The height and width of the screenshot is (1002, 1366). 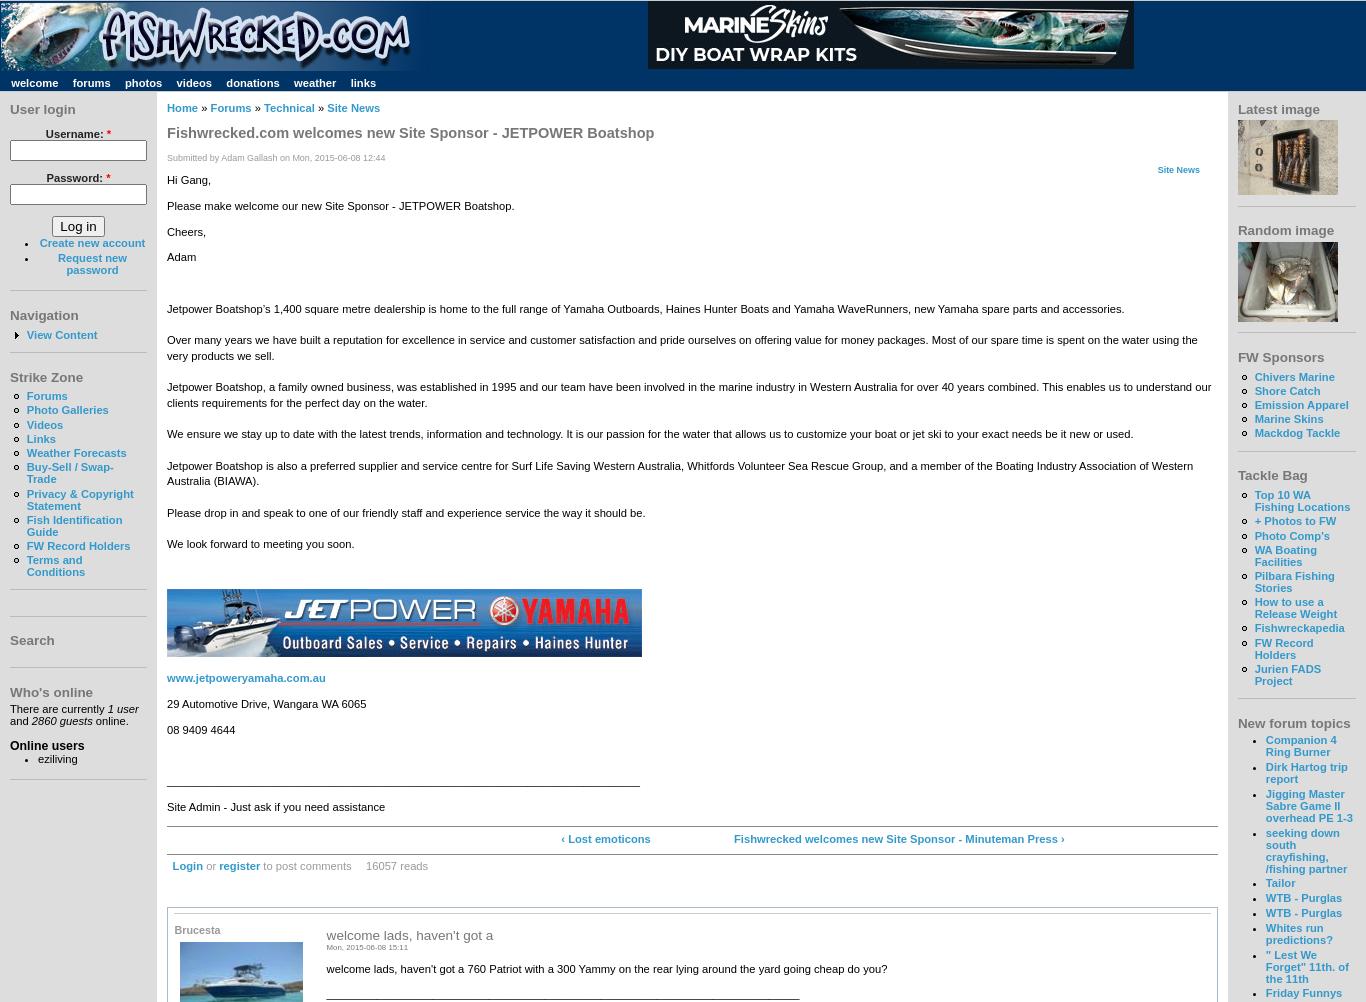 What do you see at coordinates (91, 263) in the screenshot?
I see `'Request new password'` at bounding box center [91, 263].